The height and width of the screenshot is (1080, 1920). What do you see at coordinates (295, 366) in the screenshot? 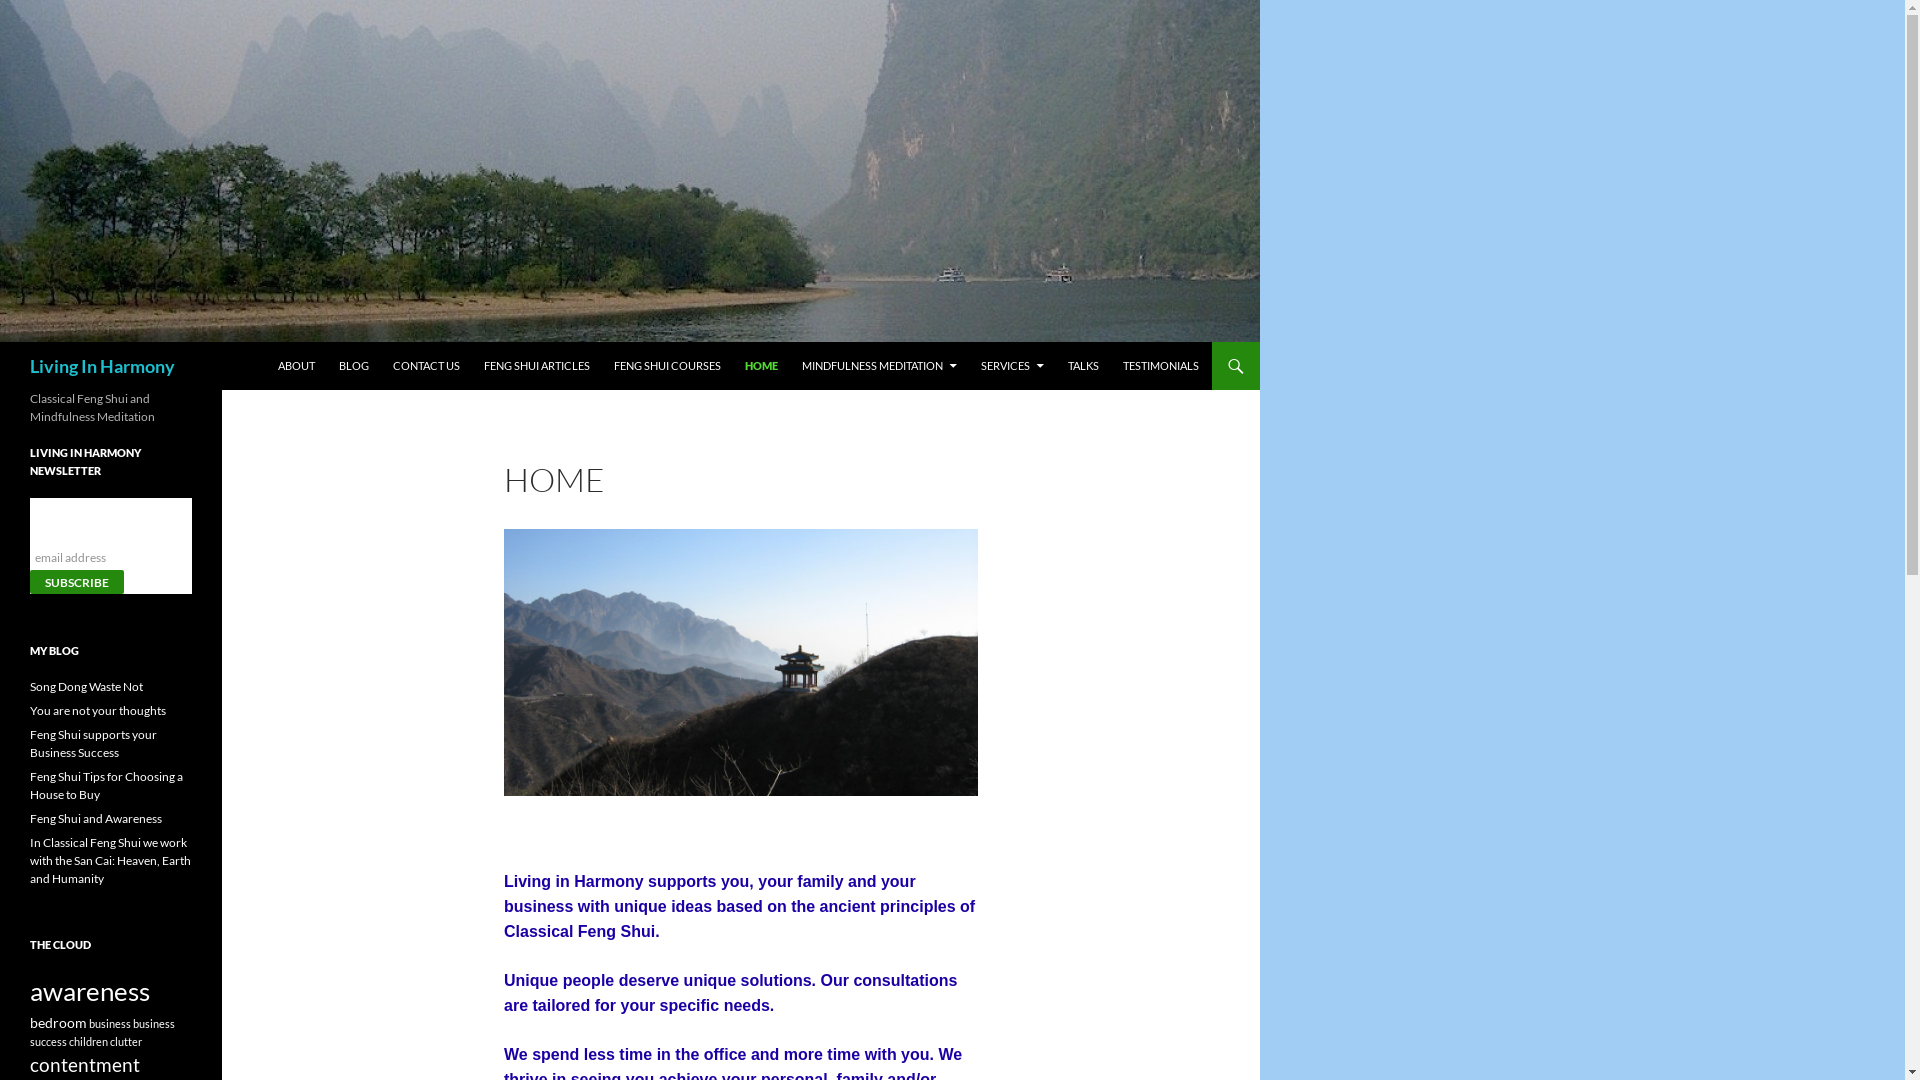
I see `'ABOUT'` at bounding box center [295, 366].